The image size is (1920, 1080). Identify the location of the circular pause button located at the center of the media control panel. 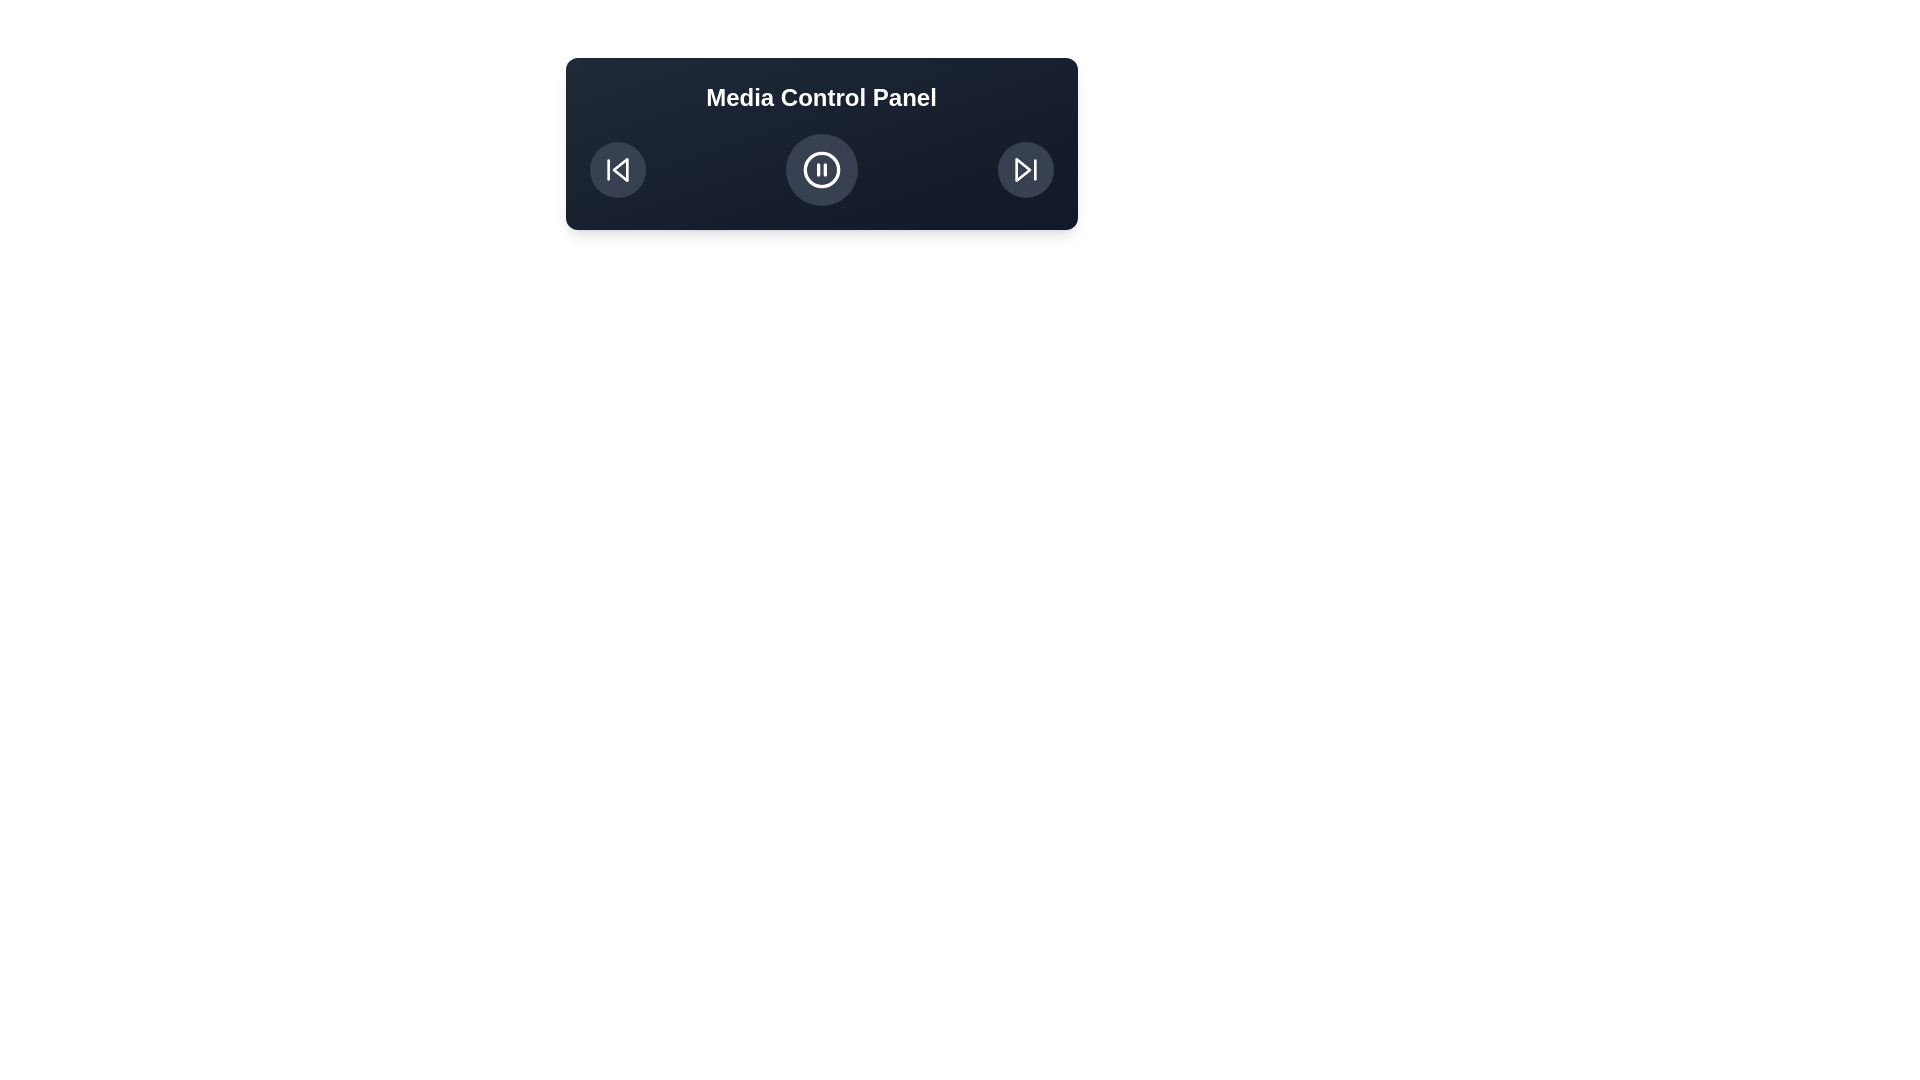
(821, 168).